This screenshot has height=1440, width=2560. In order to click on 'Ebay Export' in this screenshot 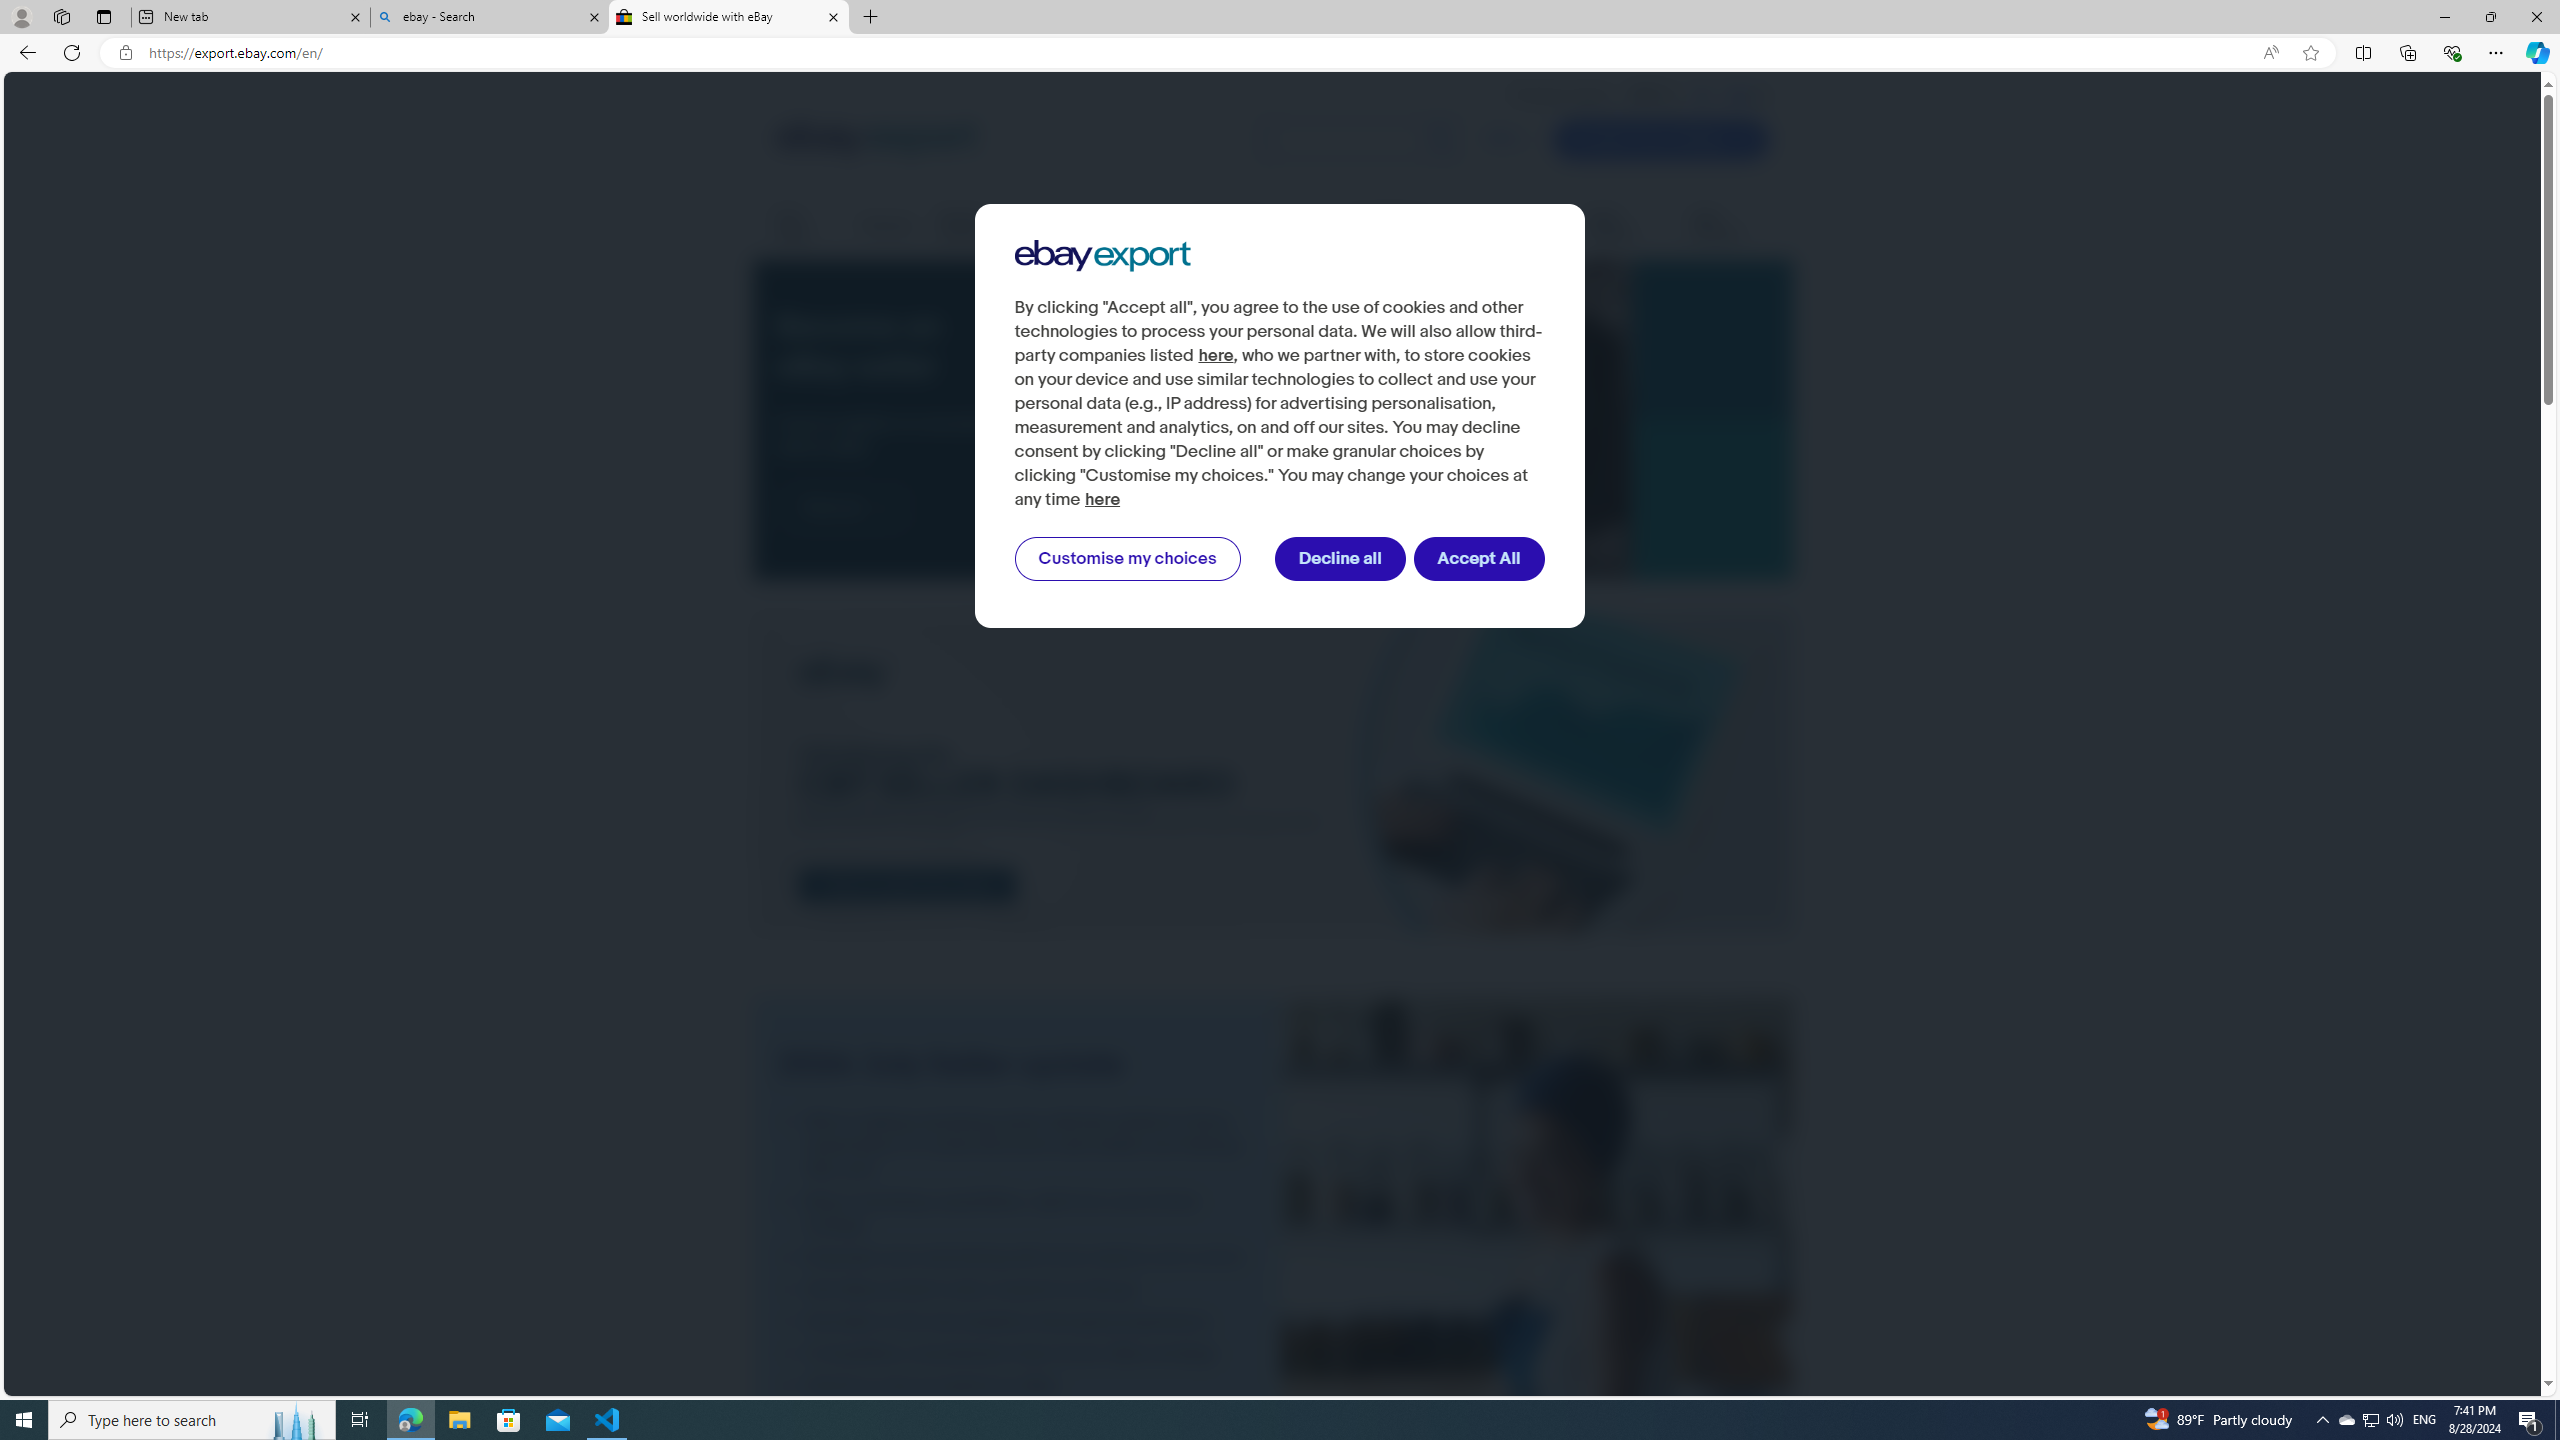, I will do `click(1101, 256)`.